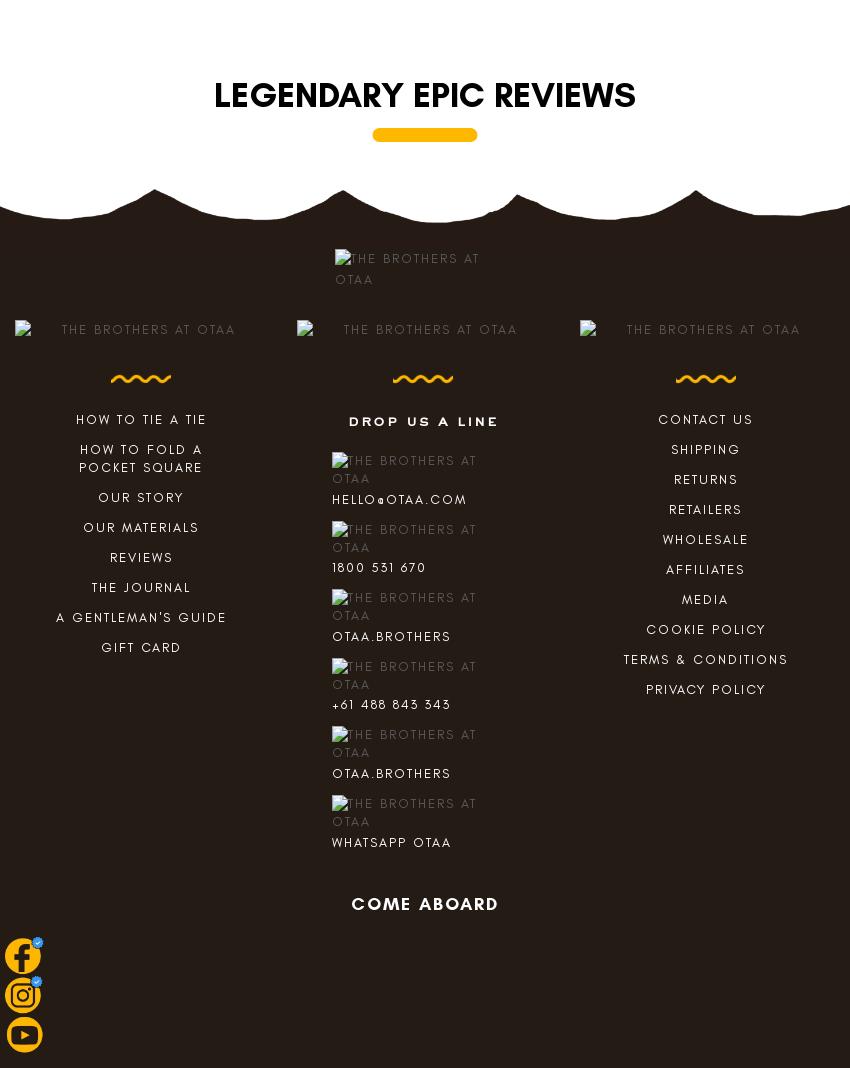 Image resolution: width=850 pixels, height=1068 pixels. Describe the element at coordinates (391, 772) in the screenshot. I see `'otaa.brothers'` at that location.